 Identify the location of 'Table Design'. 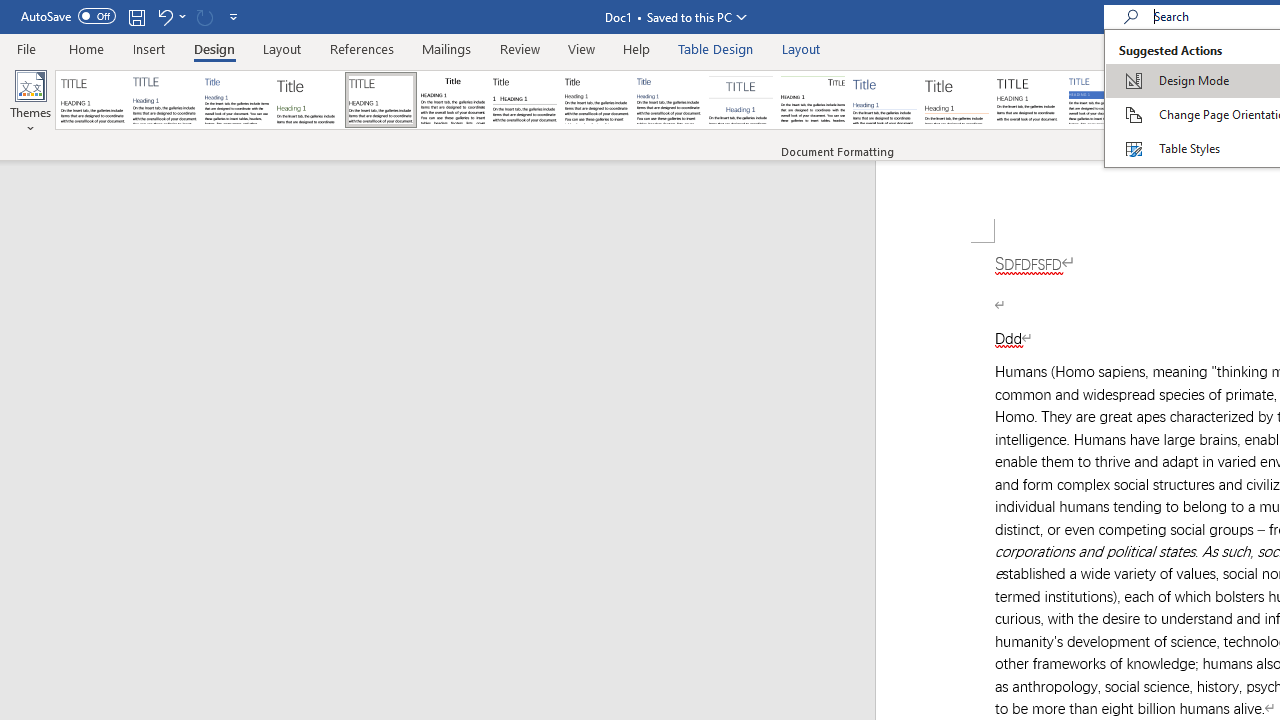
(716, 48).